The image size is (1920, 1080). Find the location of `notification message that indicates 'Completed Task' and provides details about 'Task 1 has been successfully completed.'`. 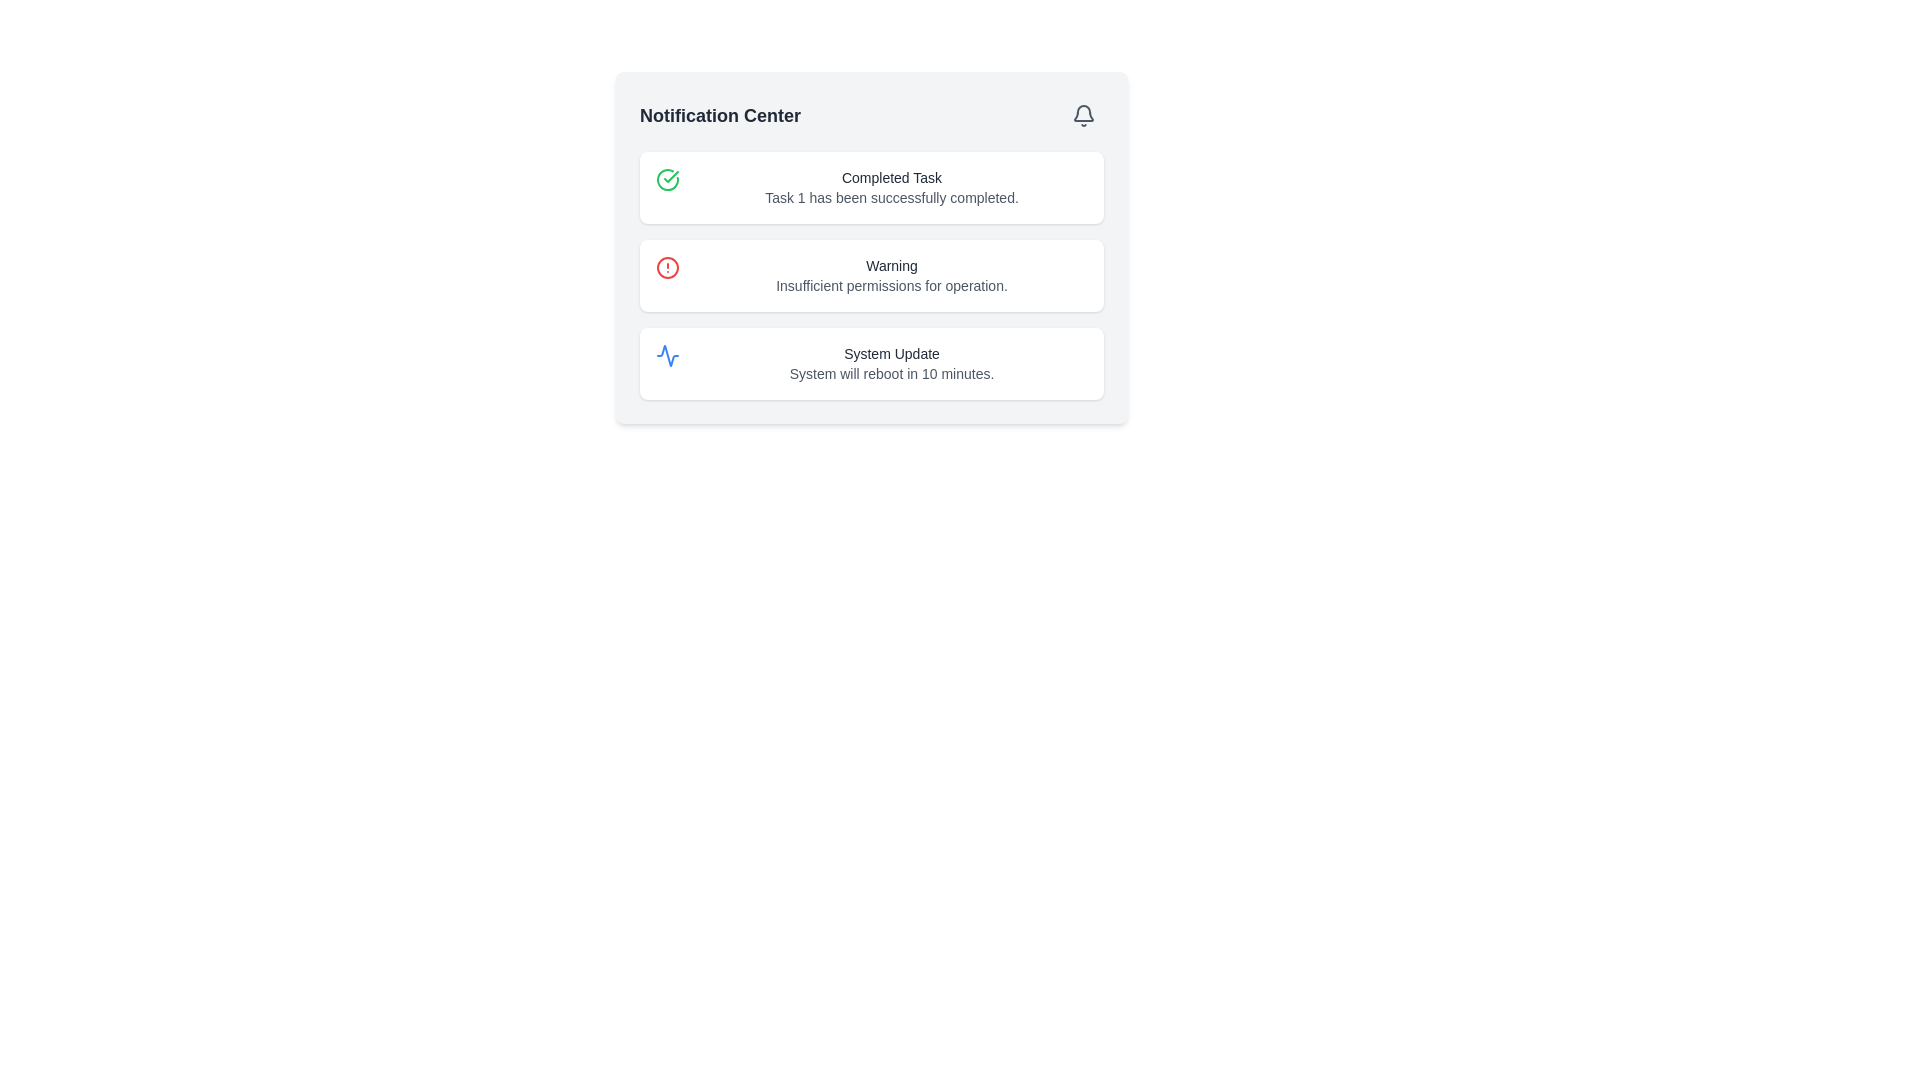

notification message that indicates 'Completed Task' and provides details about 'Task 1 has been successfully completed.' is located at coordinates (891, 188).